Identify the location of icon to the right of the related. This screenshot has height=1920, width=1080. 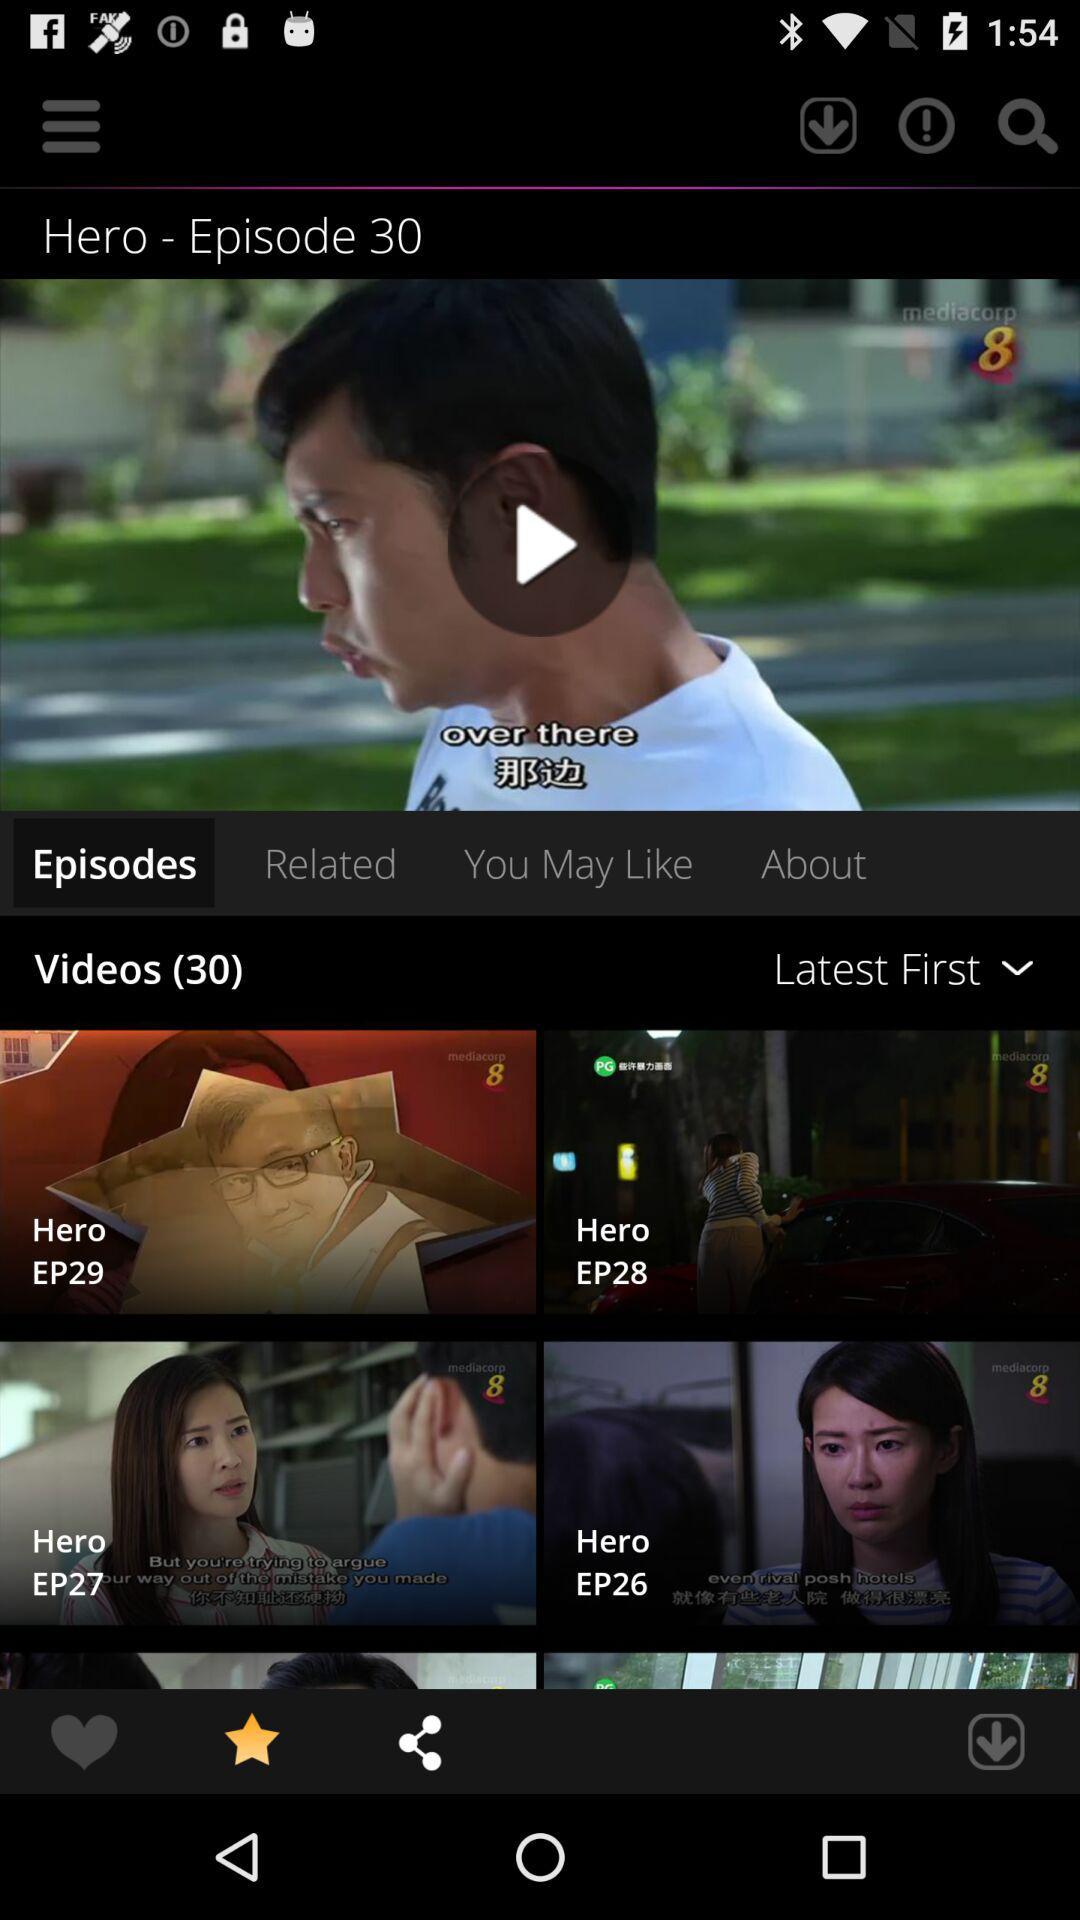
(738, 968).